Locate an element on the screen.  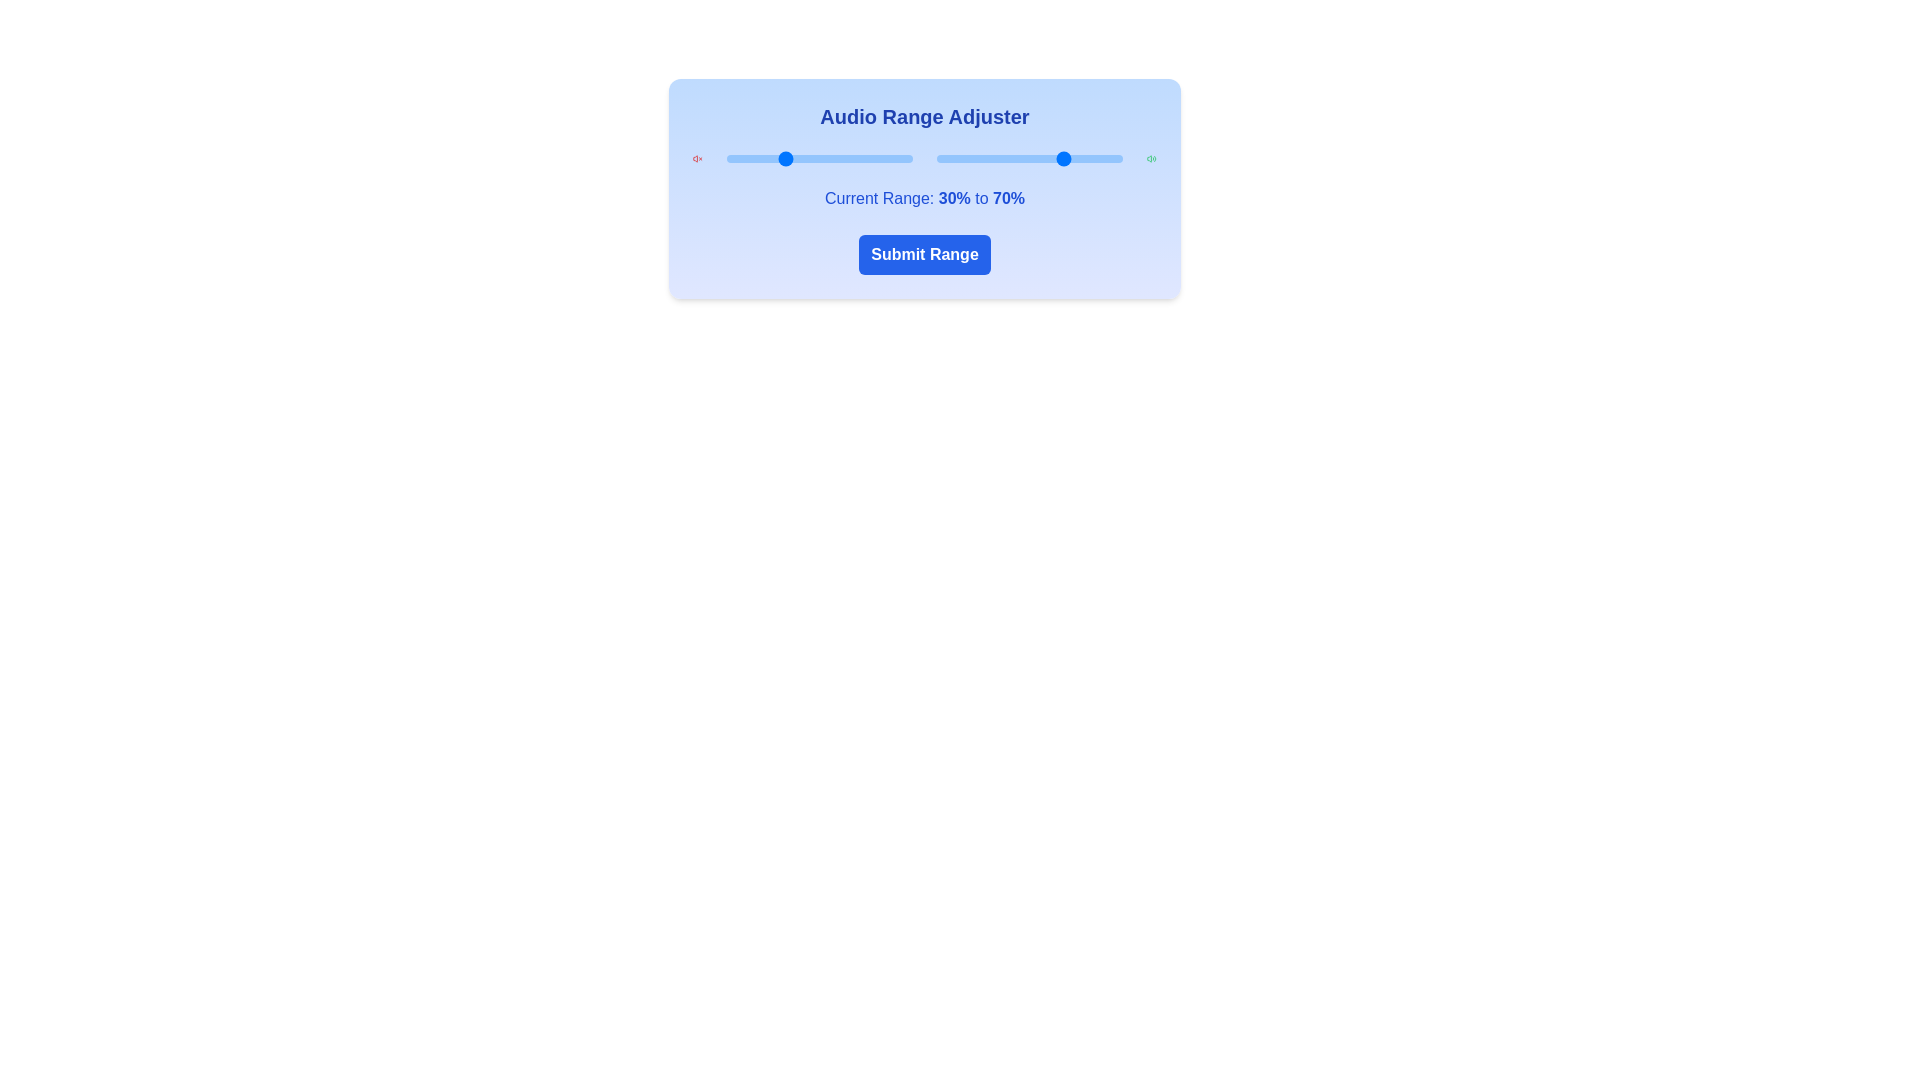
the slider is located at coordinates (900, 157).